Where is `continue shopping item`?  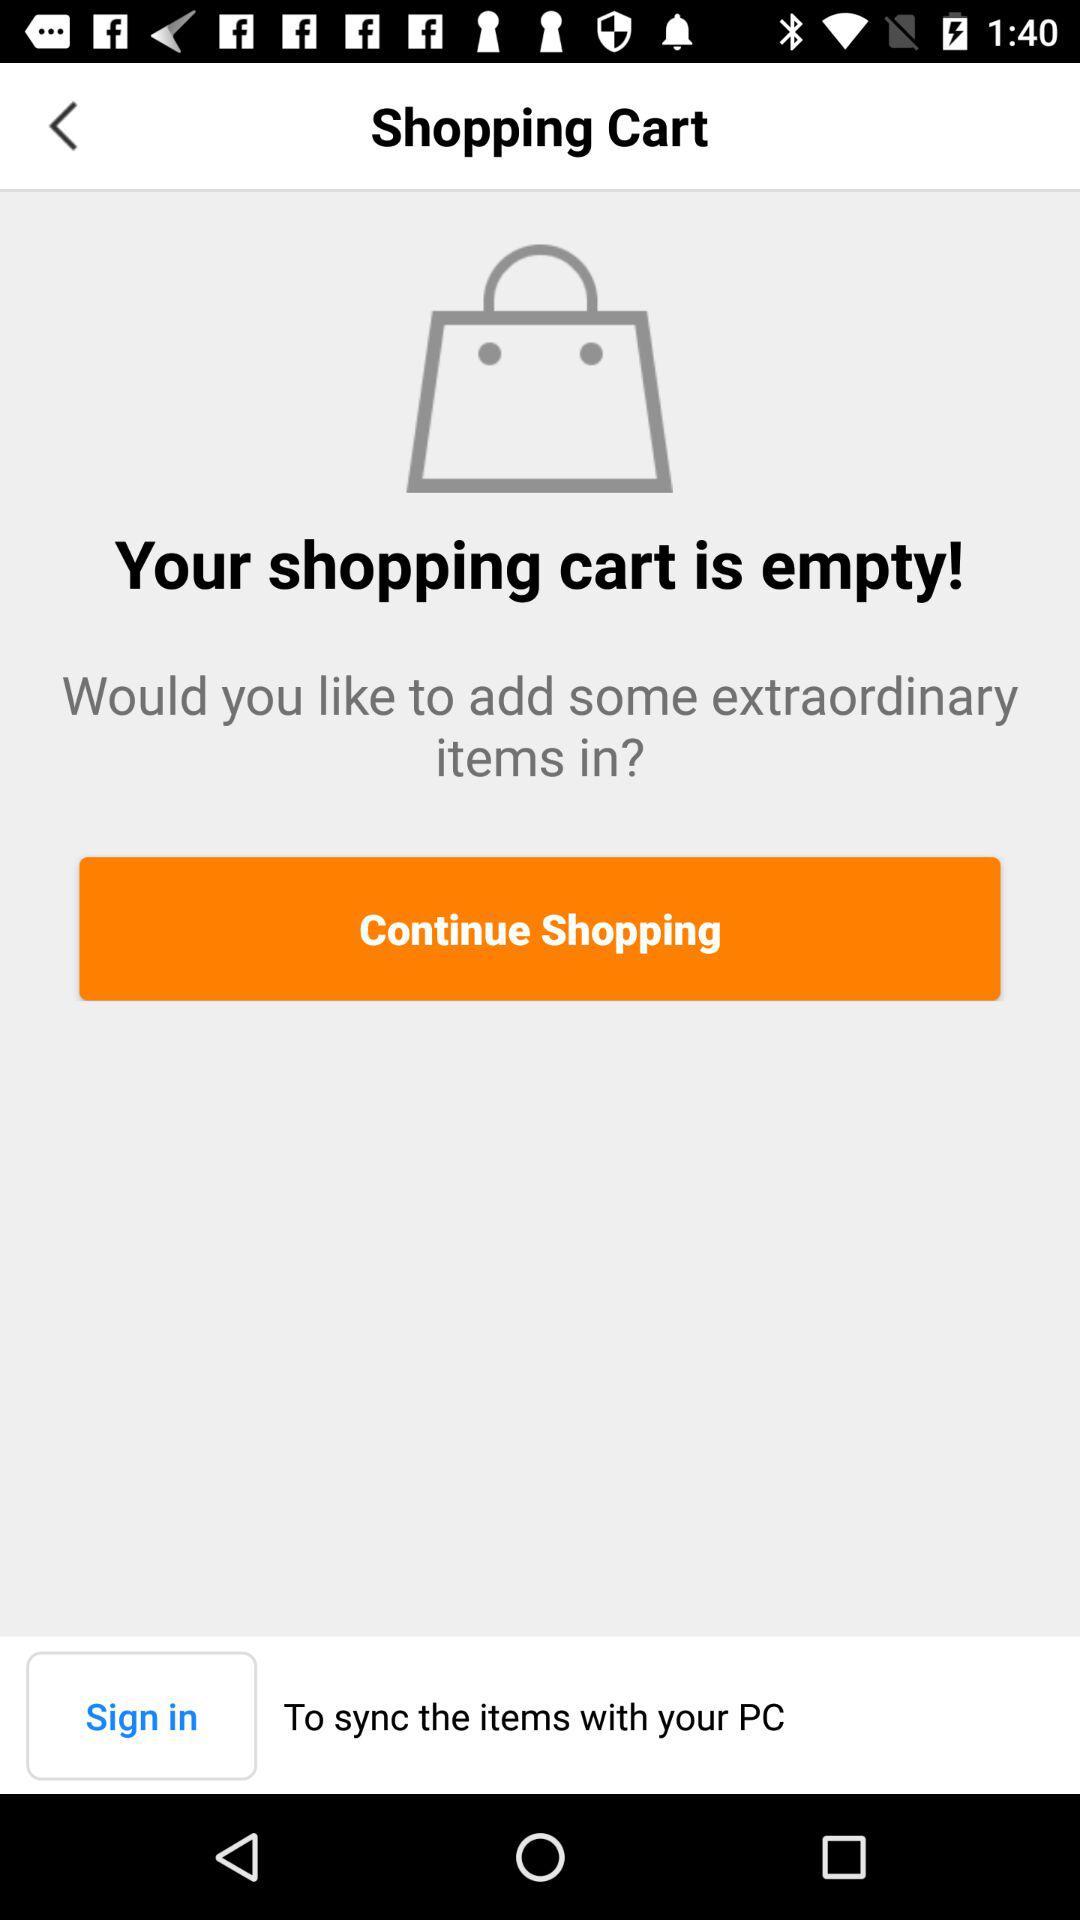 continue shopping item is located at coordinates (540, 927).